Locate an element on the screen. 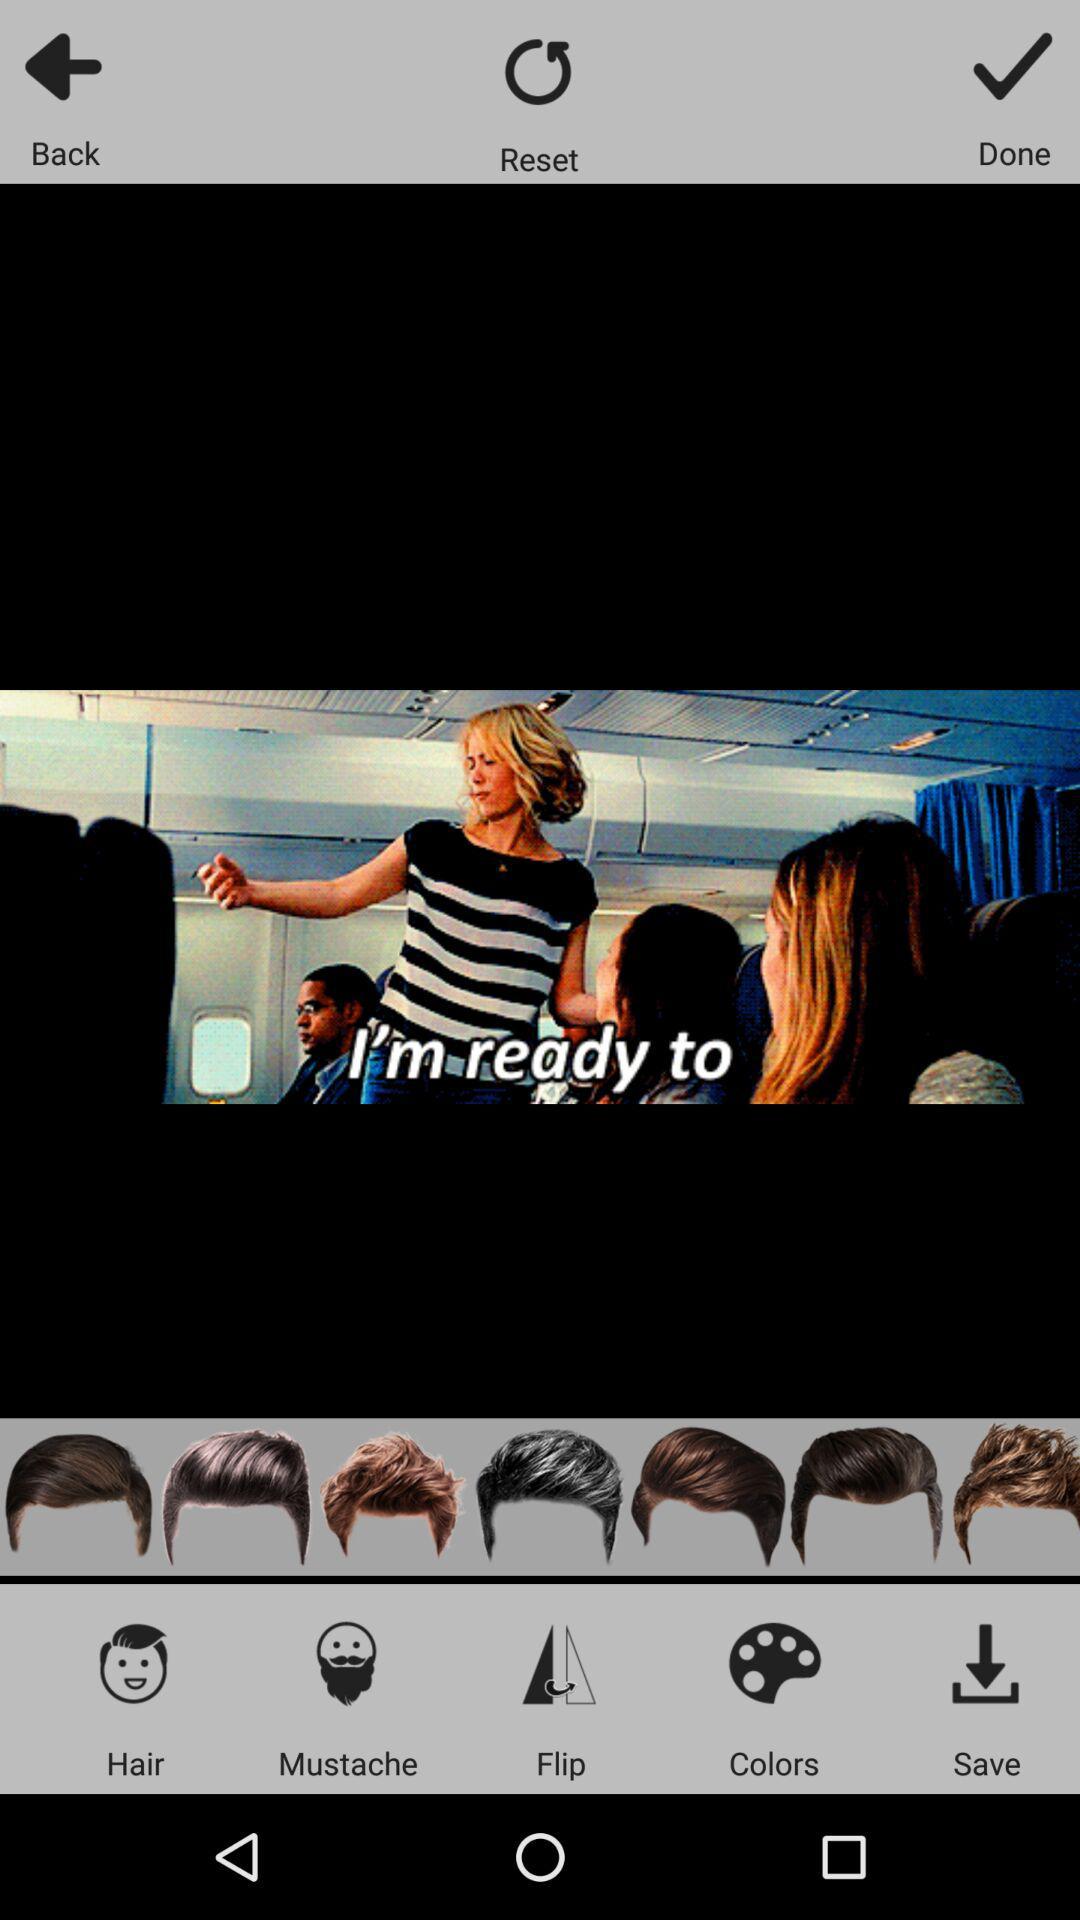 Image resolution: width=1080 pixels, height=1920 pixels. reset button is located at coordinates (538, 71).